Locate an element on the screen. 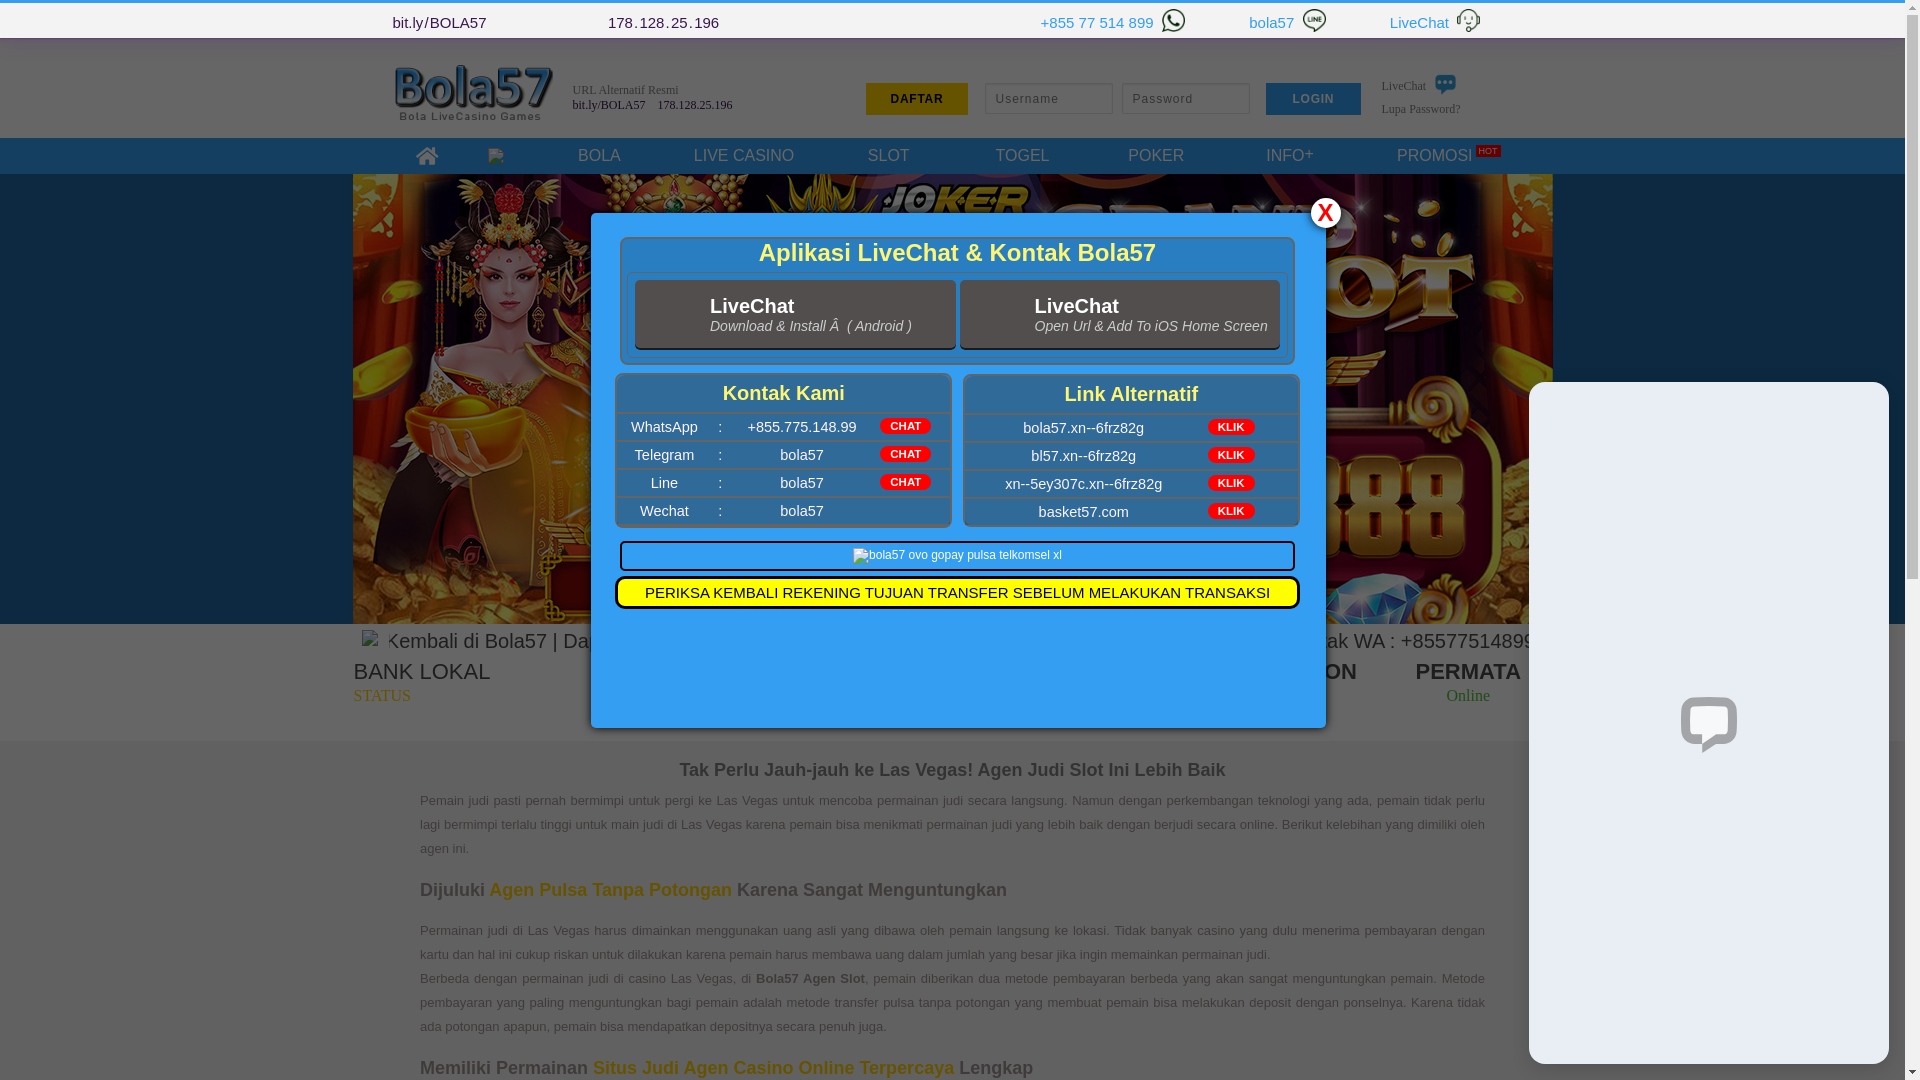 This screenshot has width=1920, height=1080. 'bl57.xn--6frz82g' is located at coordinates (1082, 455).